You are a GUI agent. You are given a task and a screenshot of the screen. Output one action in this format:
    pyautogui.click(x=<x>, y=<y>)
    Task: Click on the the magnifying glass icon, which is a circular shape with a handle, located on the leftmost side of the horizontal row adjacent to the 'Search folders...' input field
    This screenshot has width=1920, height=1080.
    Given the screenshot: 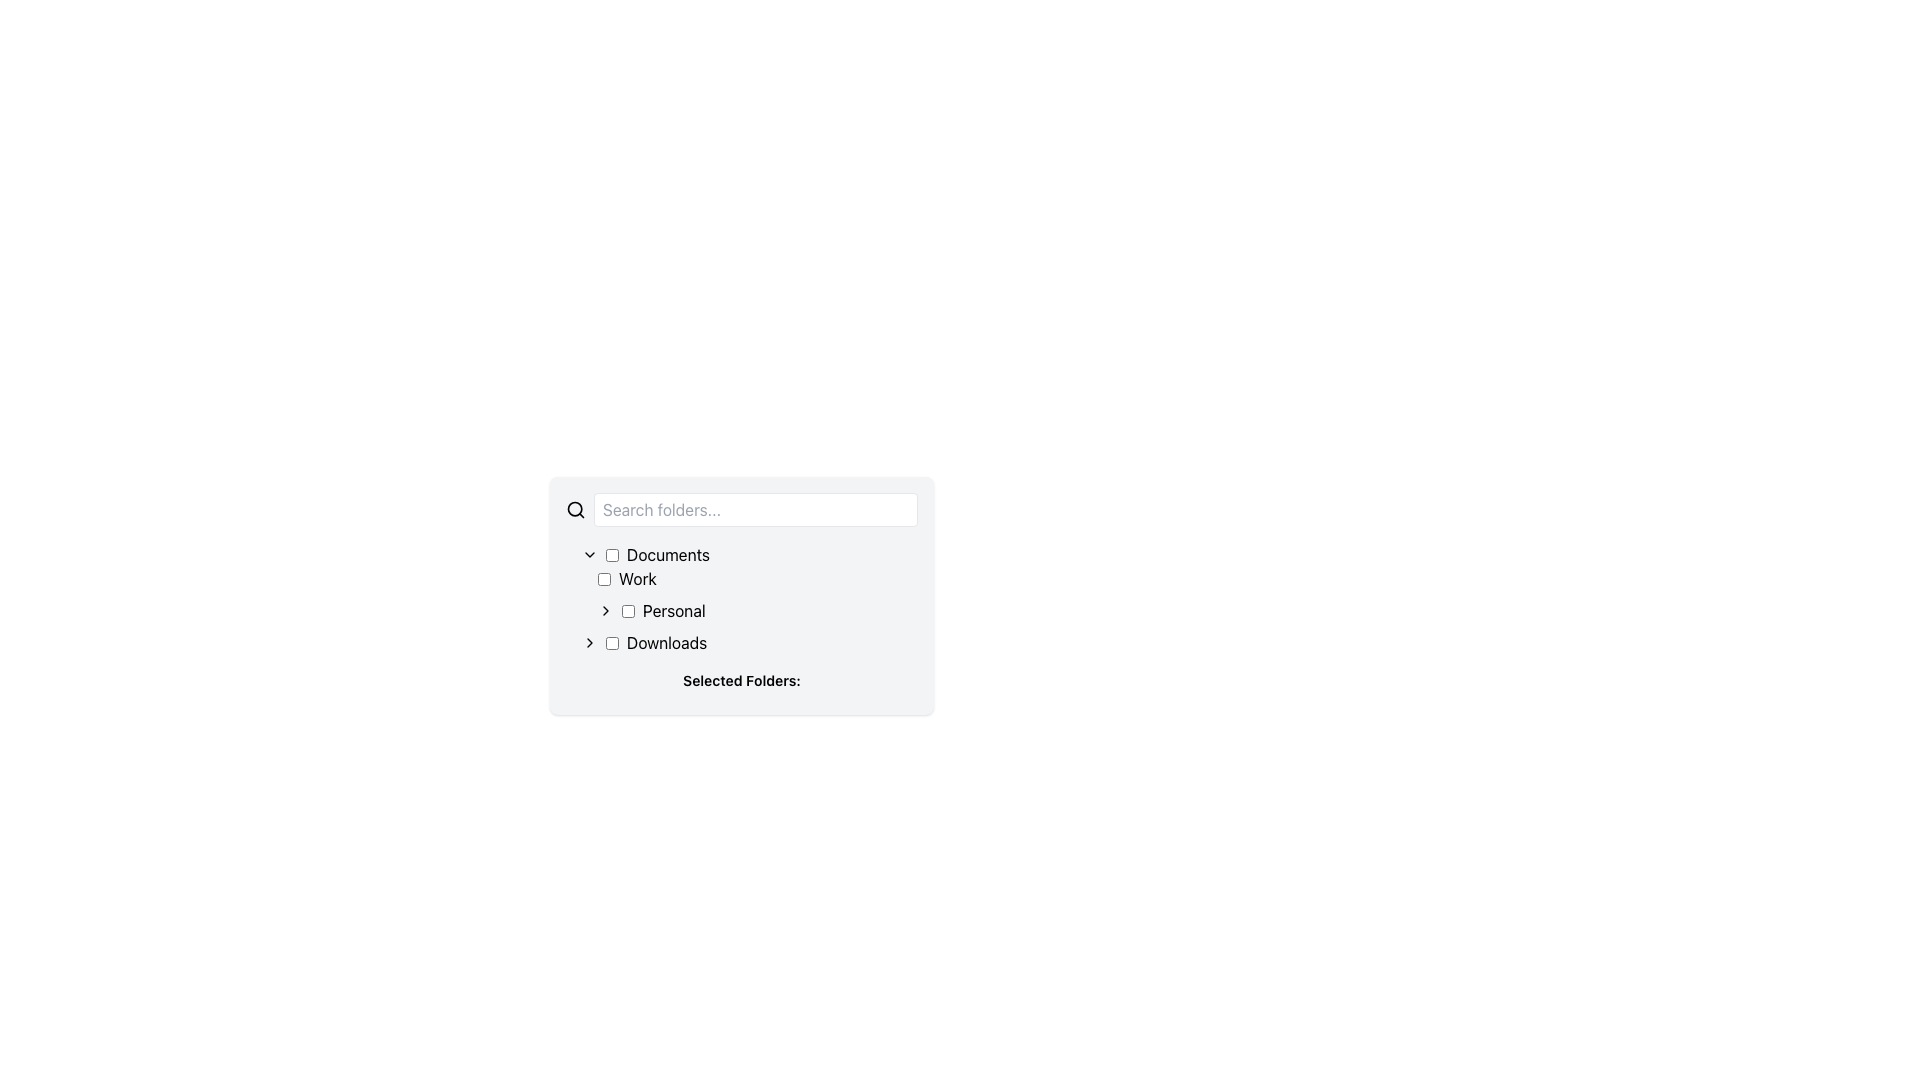 What is the action you would take?
    pyautogui.click(x=575, y=508)
    